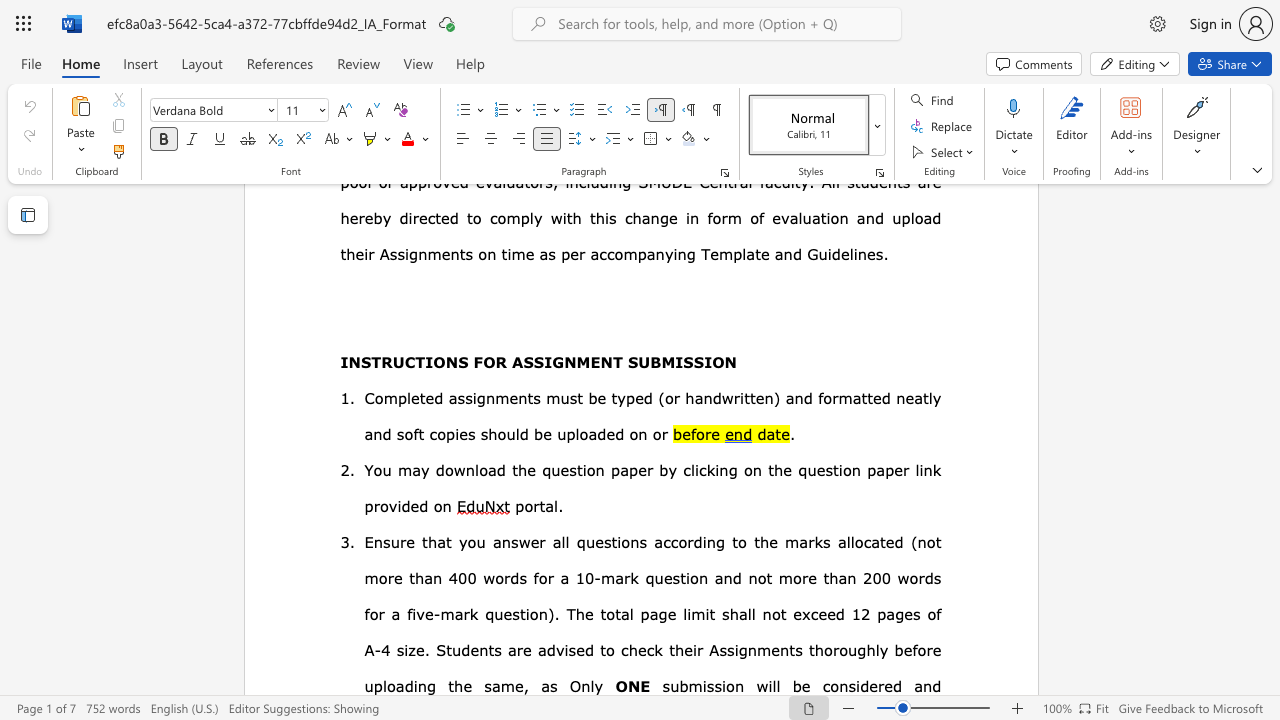 This screenshot has width=1280, height=720. I want to click on the subset text "ssi" within the text "submission", so click(706, 685).